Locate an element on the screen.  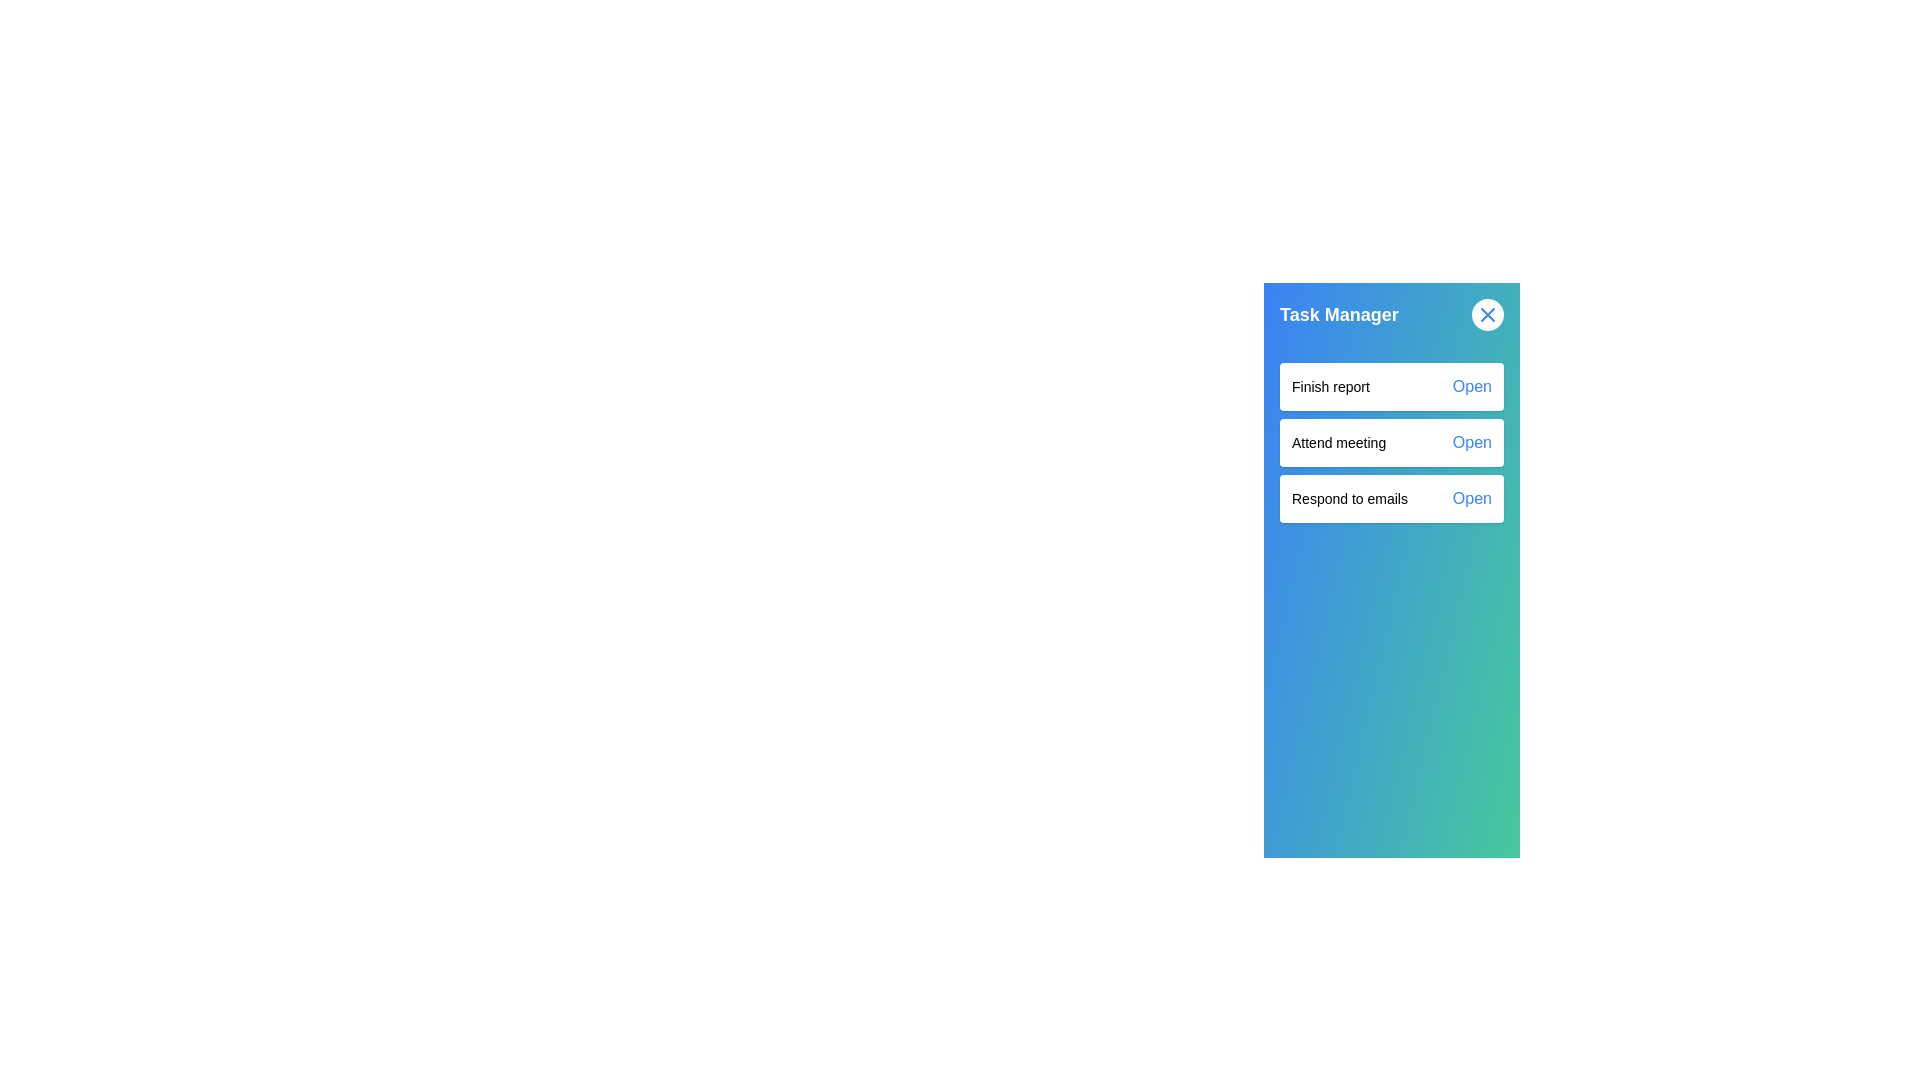
the blue, underlined 'Open' hyperlink located next to the 'Finish Report' phrase in the task manager interface to initiate the action is located at coordinates (1472, 386).